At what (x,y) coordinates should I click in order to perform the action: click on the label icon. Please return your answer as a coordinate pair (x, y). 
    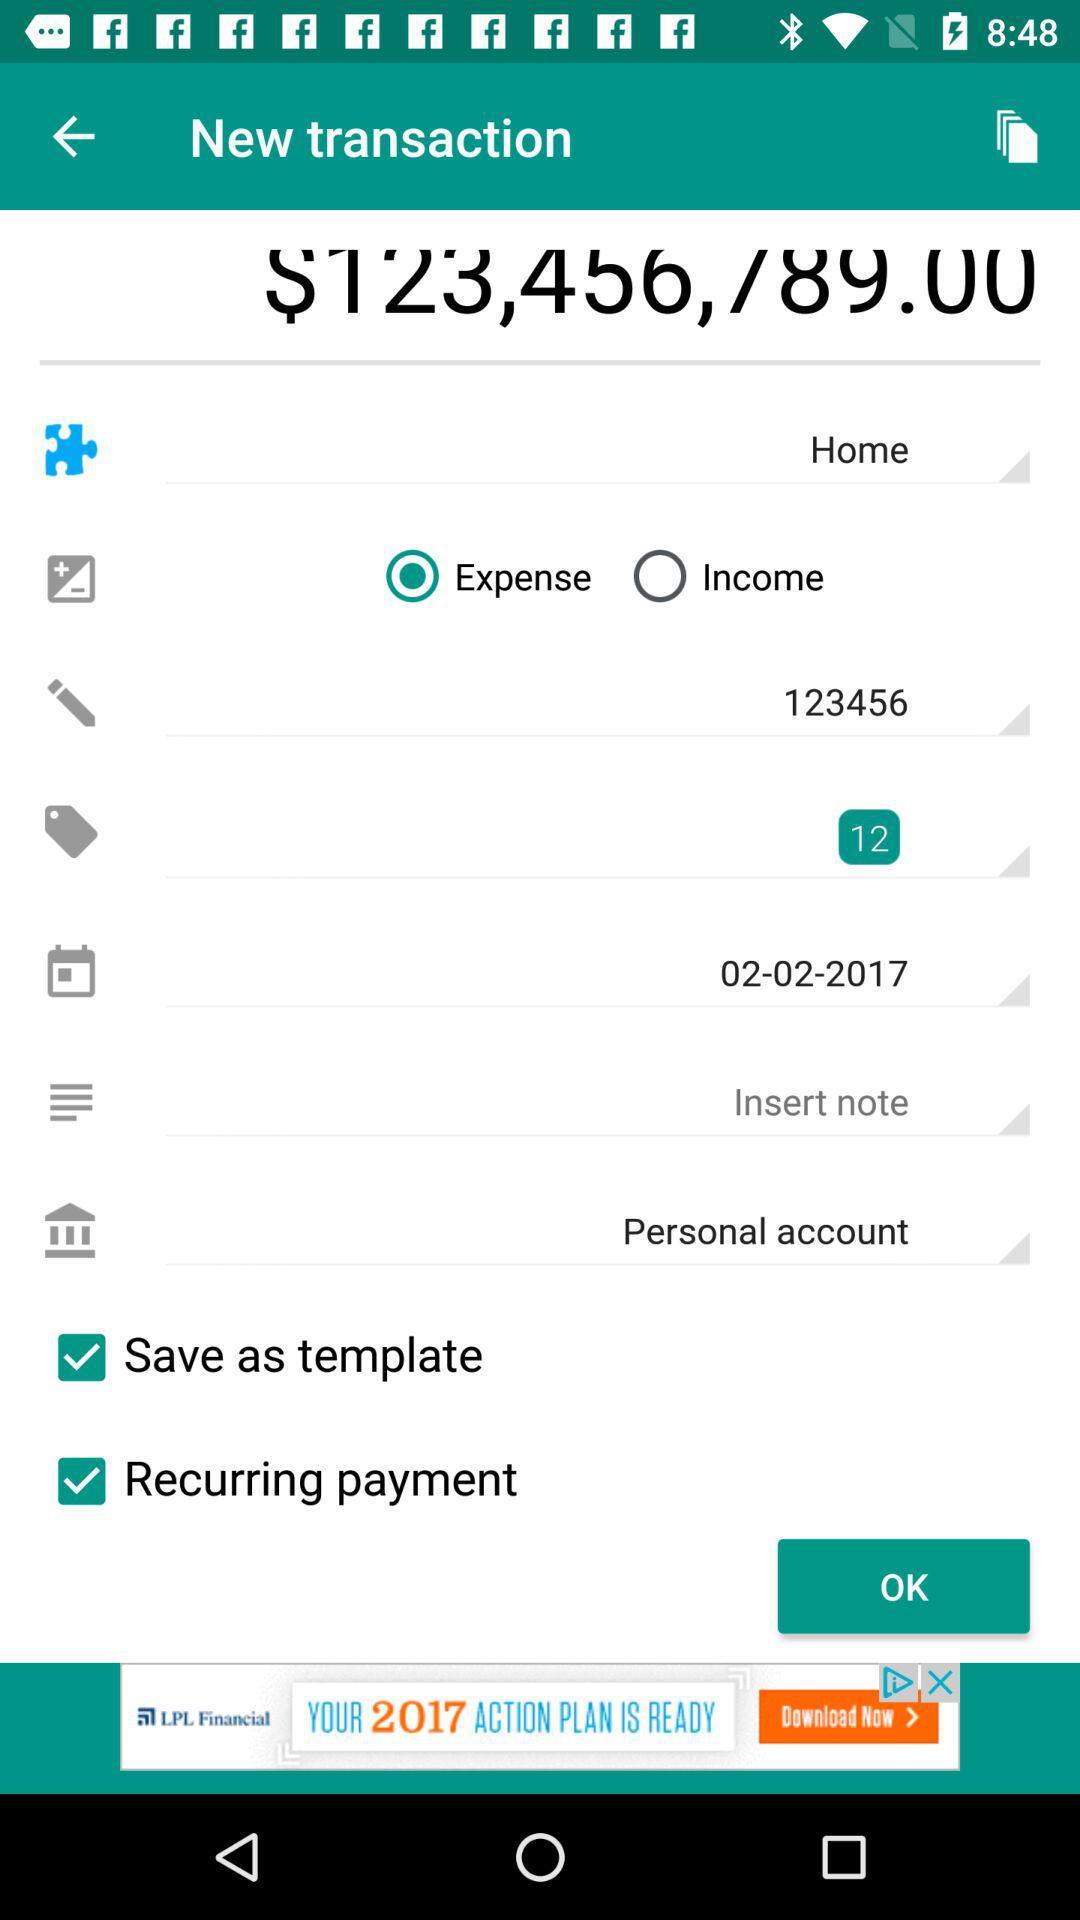
    Looking at the image, I should click on (70, 831).